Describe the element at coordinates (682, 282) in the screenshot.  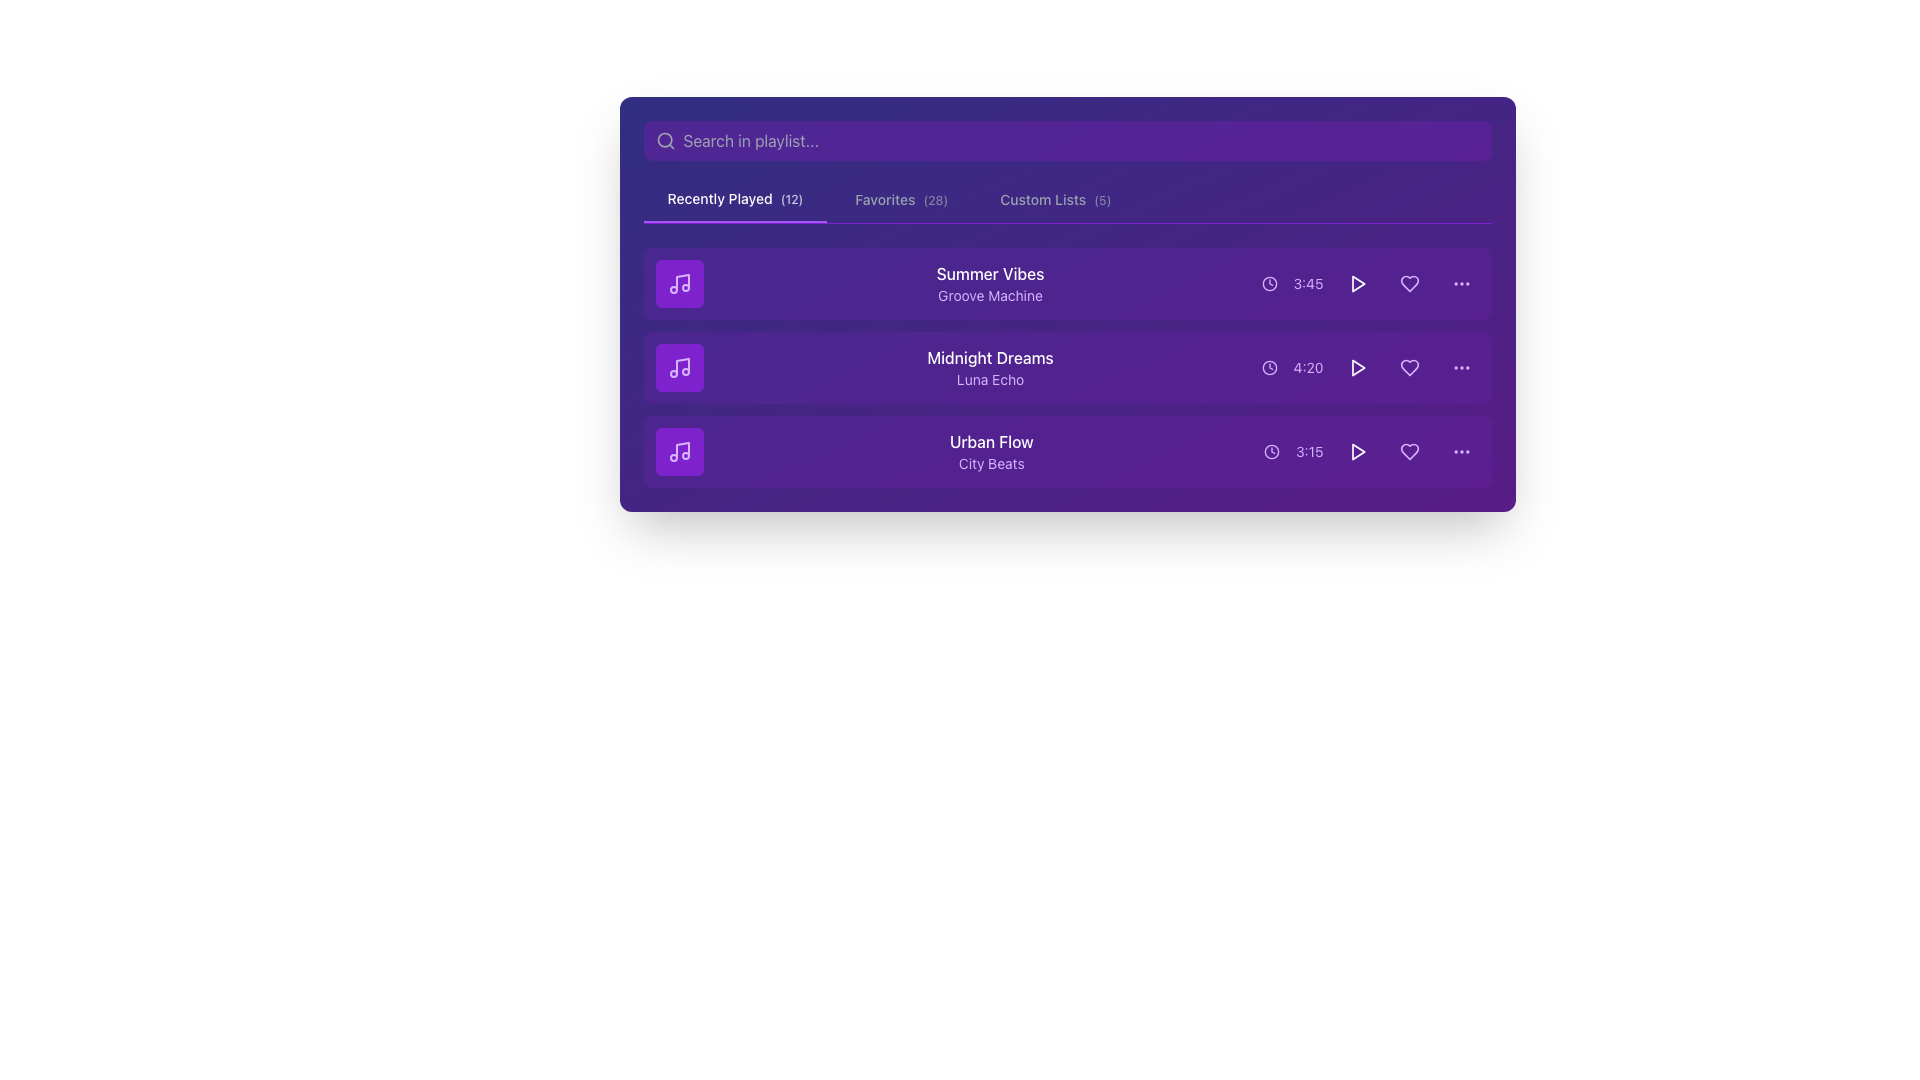
I see `the stylized music note icon located in the first item of the vertical list under the 'Recently Played' tab` at that location.